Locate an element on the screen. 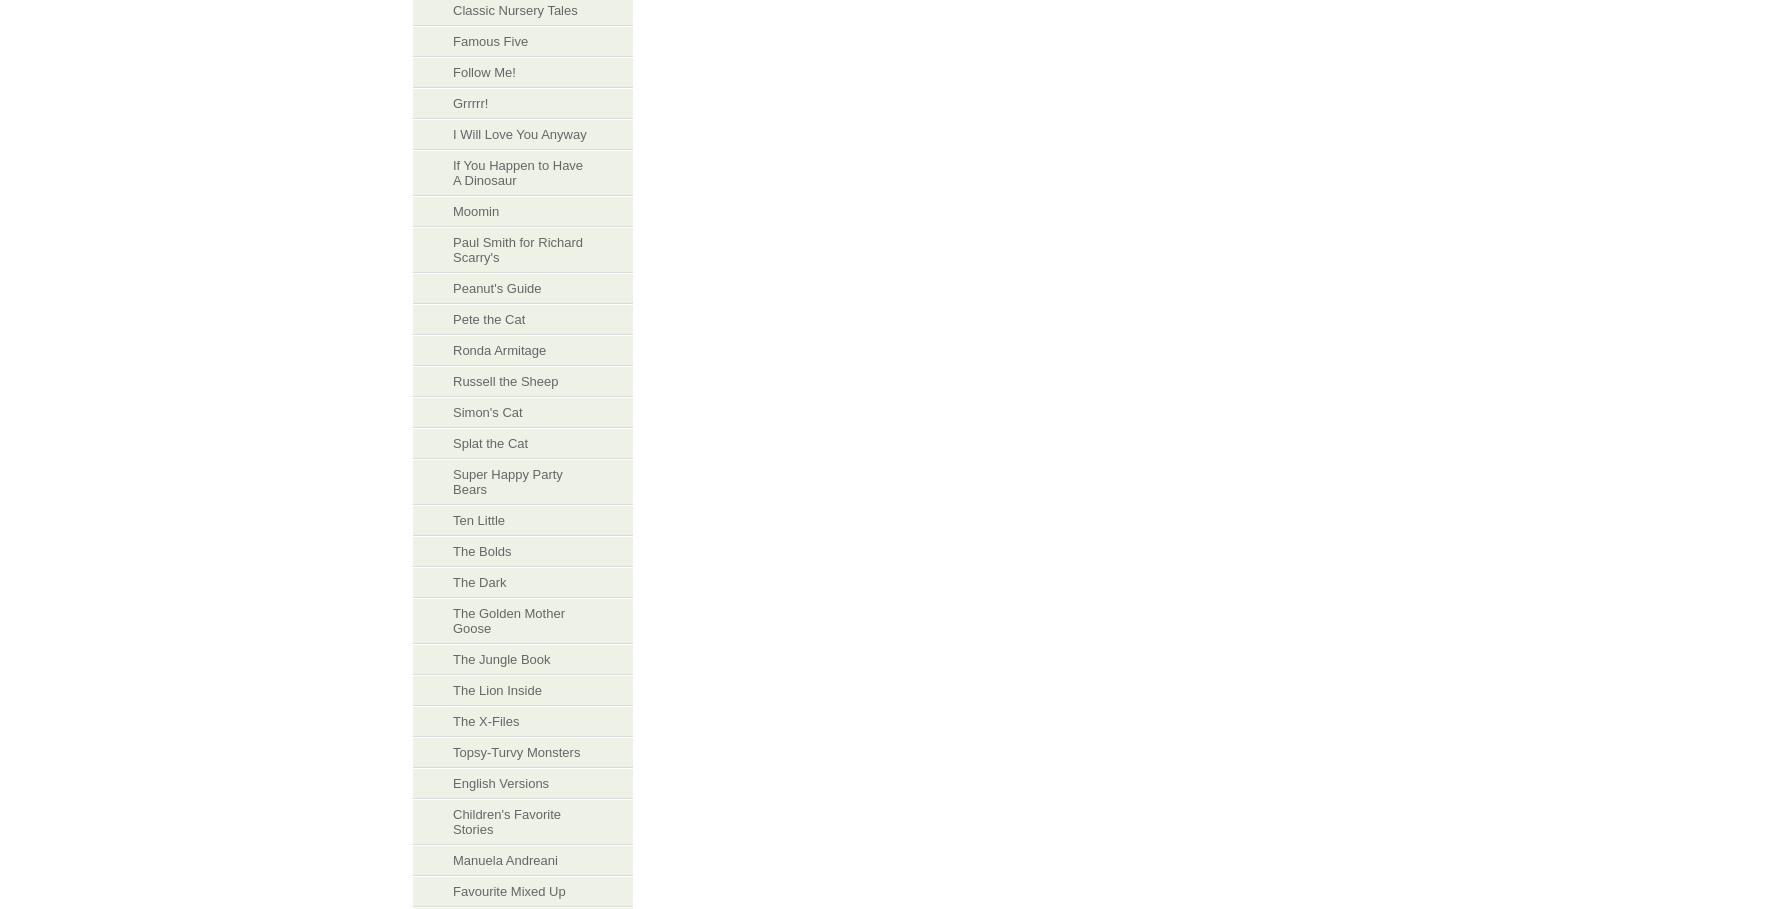 Image resolution: width=1766 pixels, height=909 pixels. 'Grrrrr!' is located at coordinates (470, 102).